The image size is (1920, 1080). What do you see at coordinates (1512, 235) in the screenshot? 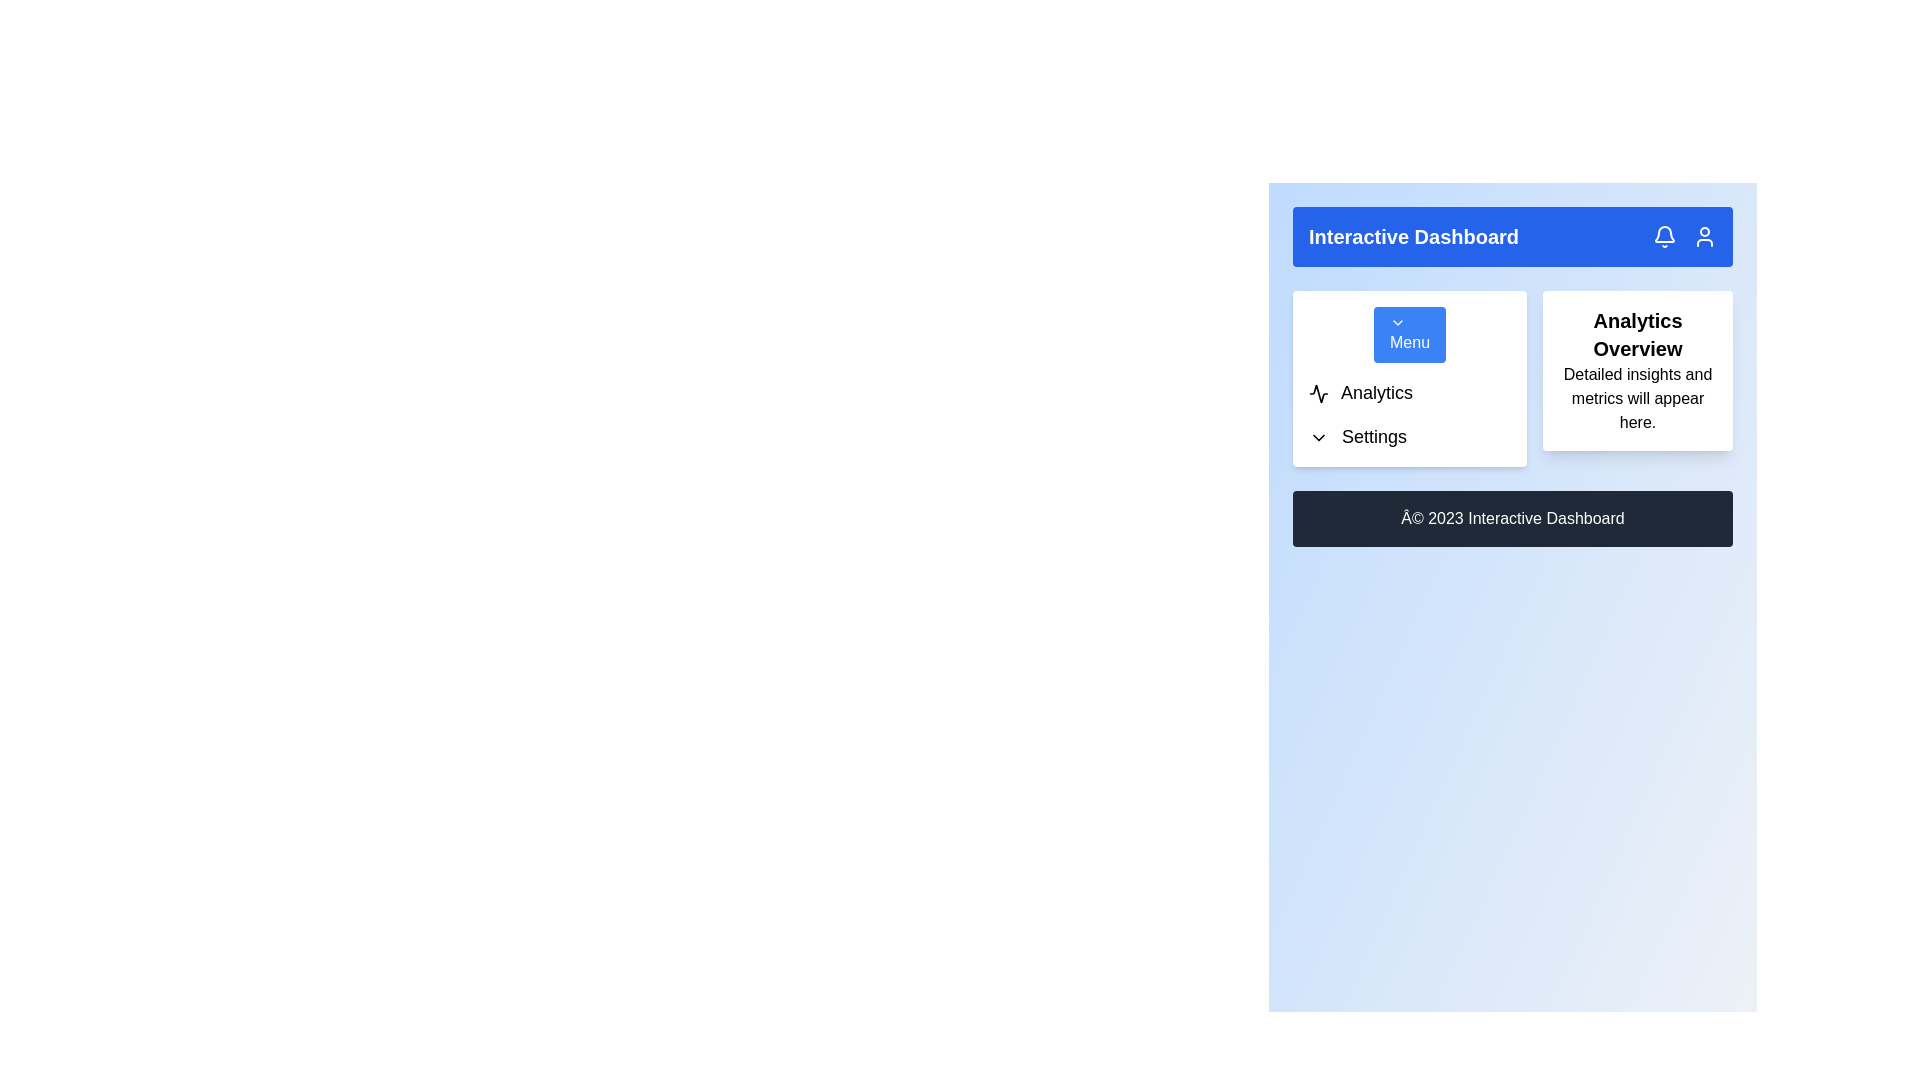
I see `the Header banner at the top of the interface, which has a blue background and displays 'Interactive Dashboard' in white bold text` at bounding box center [1512, 235].